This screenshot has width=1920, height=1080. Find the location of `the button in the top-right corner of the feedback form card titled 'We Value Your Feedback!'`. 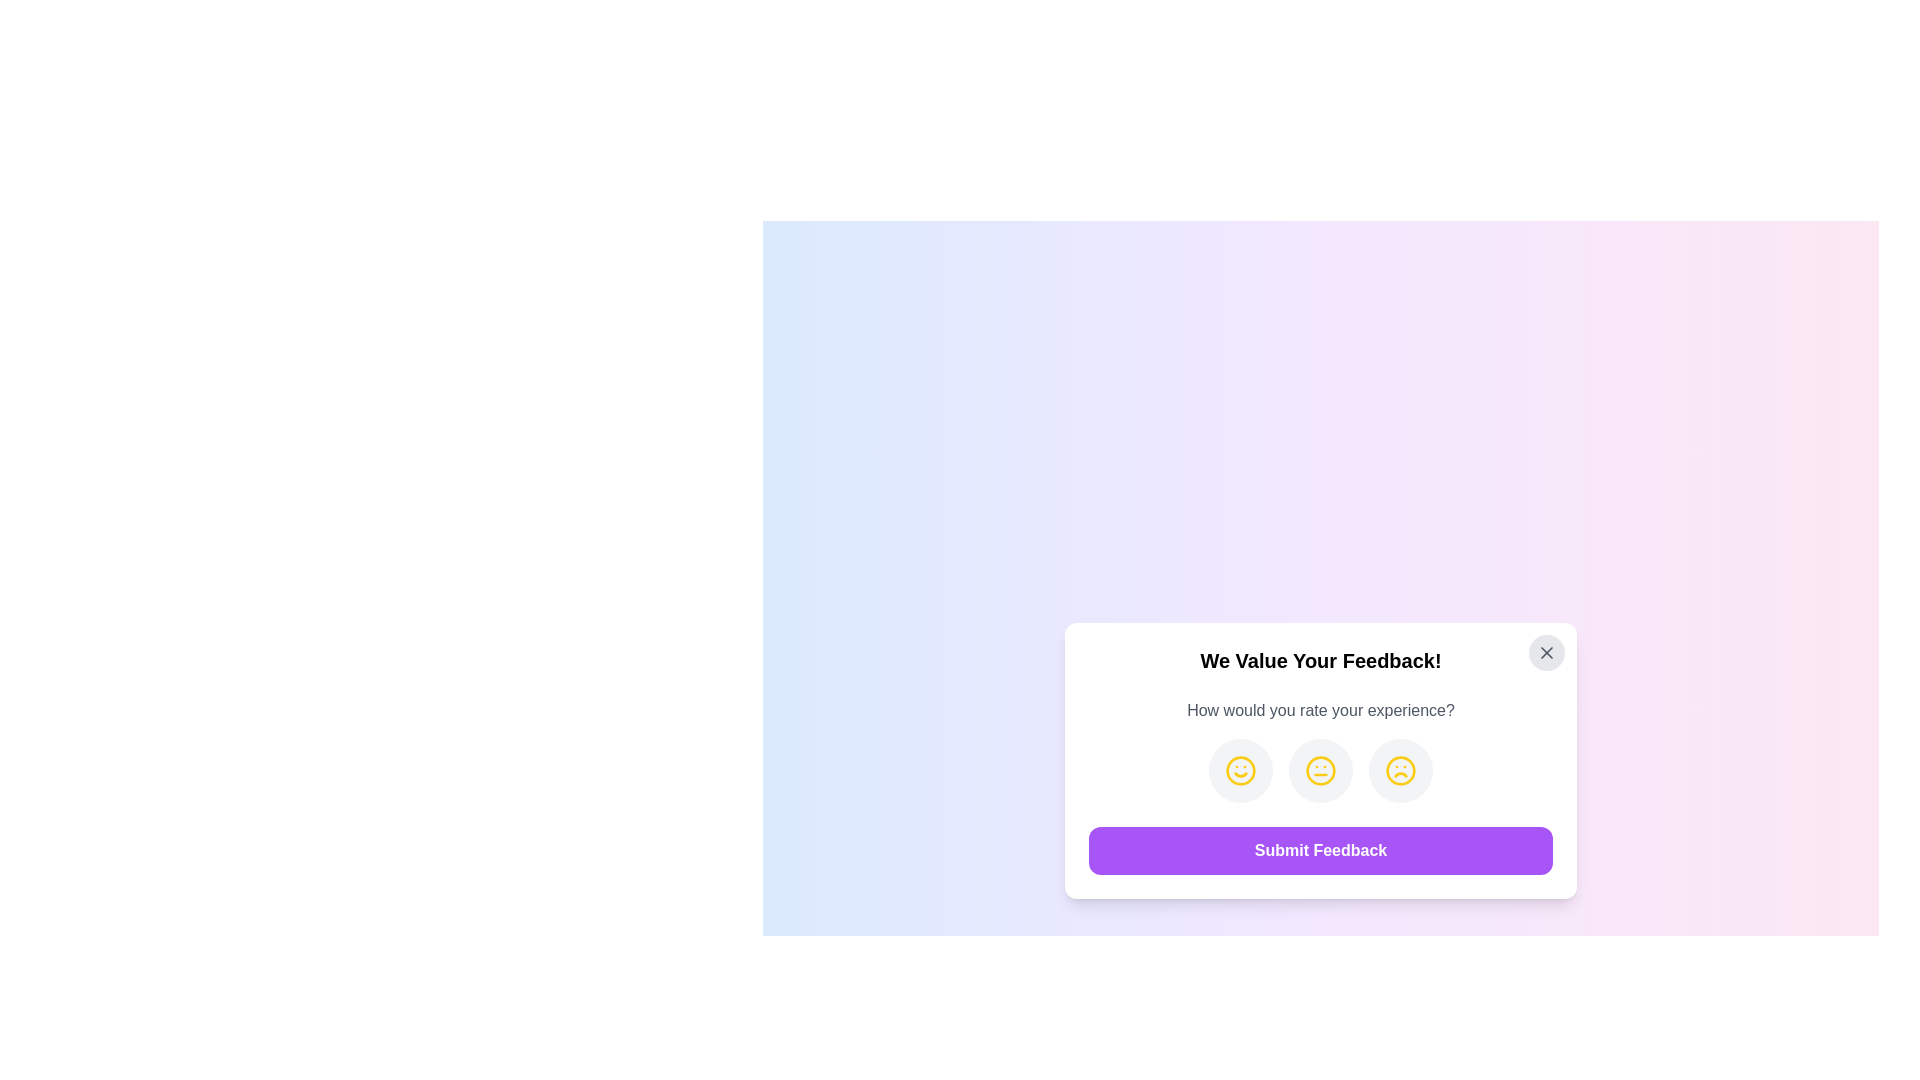

the button in the top-right corner of the feedback form card titled 'We Value Your Feedback!' is located at coordinates (1545, 652).